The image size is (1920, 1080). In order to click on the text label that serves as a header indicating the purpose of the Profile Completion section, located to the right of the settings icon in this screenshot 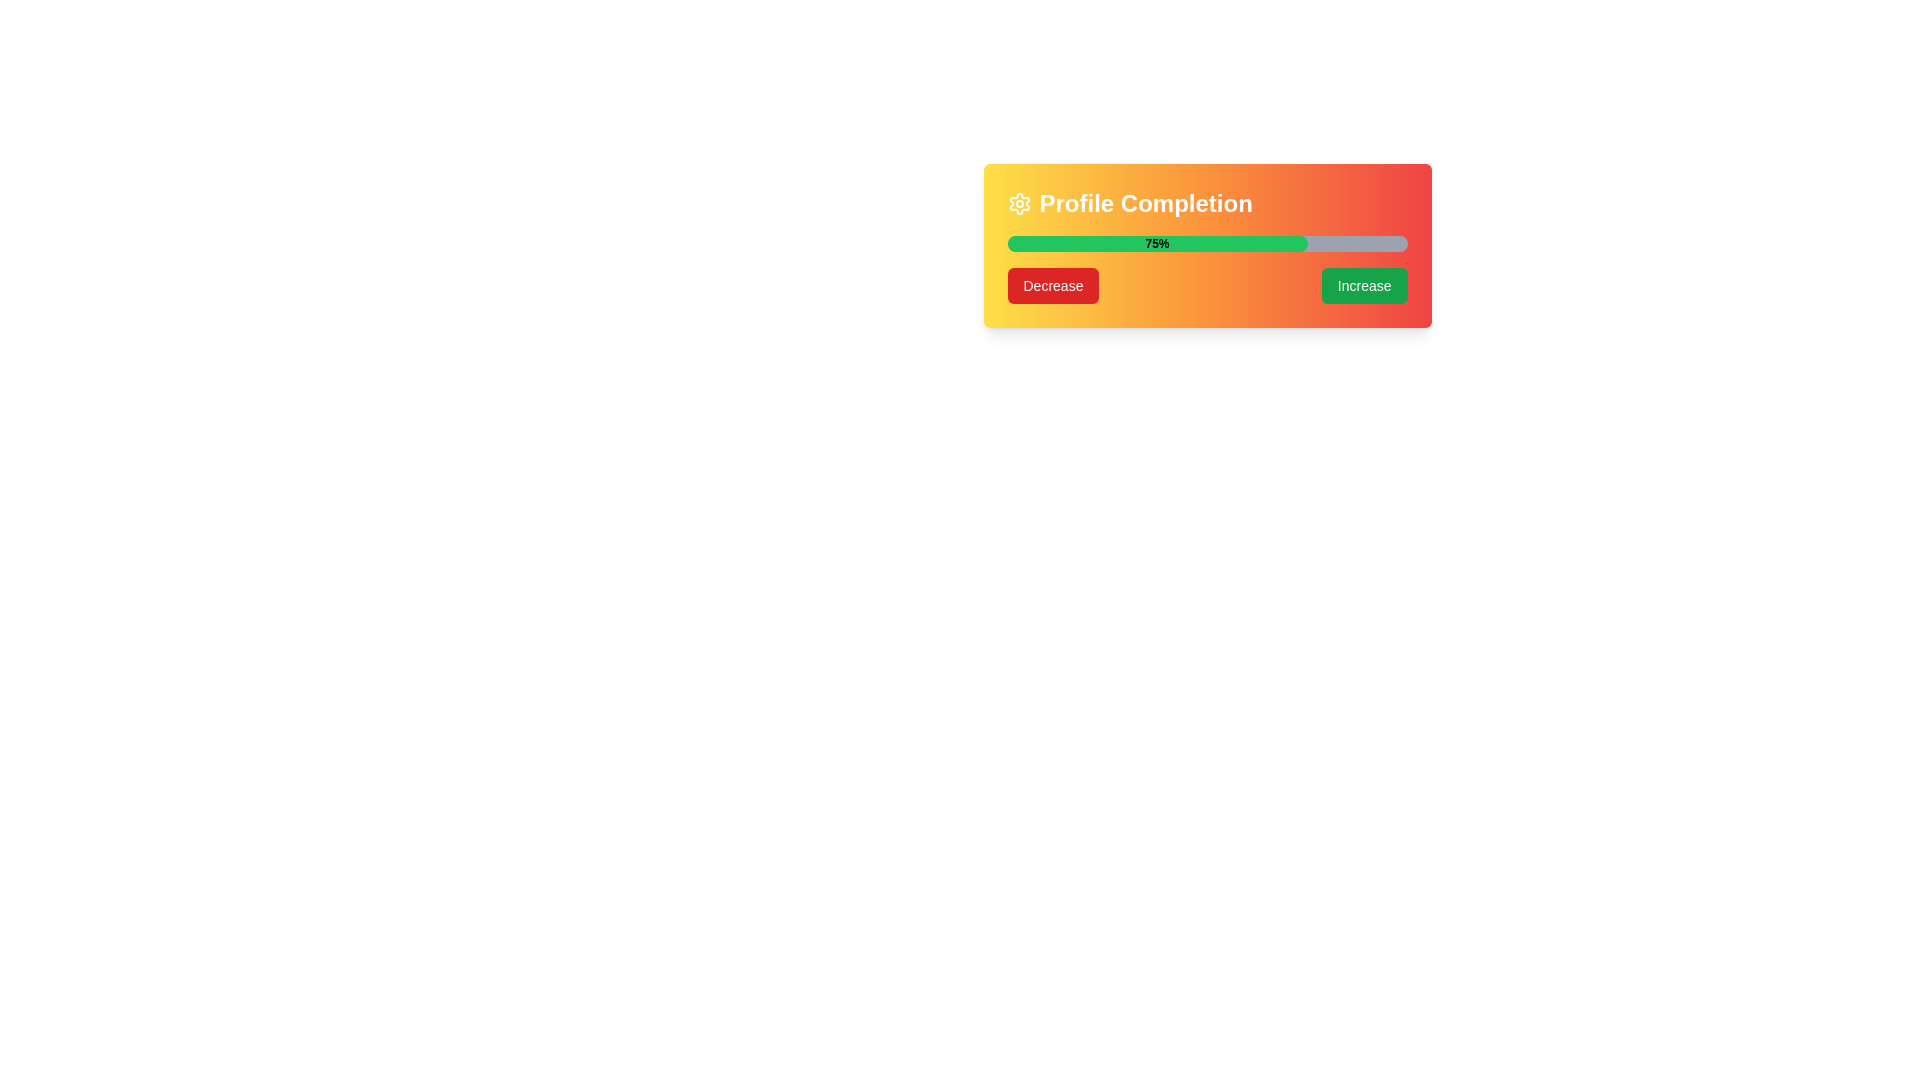, I will do `click(1146, 204)`.